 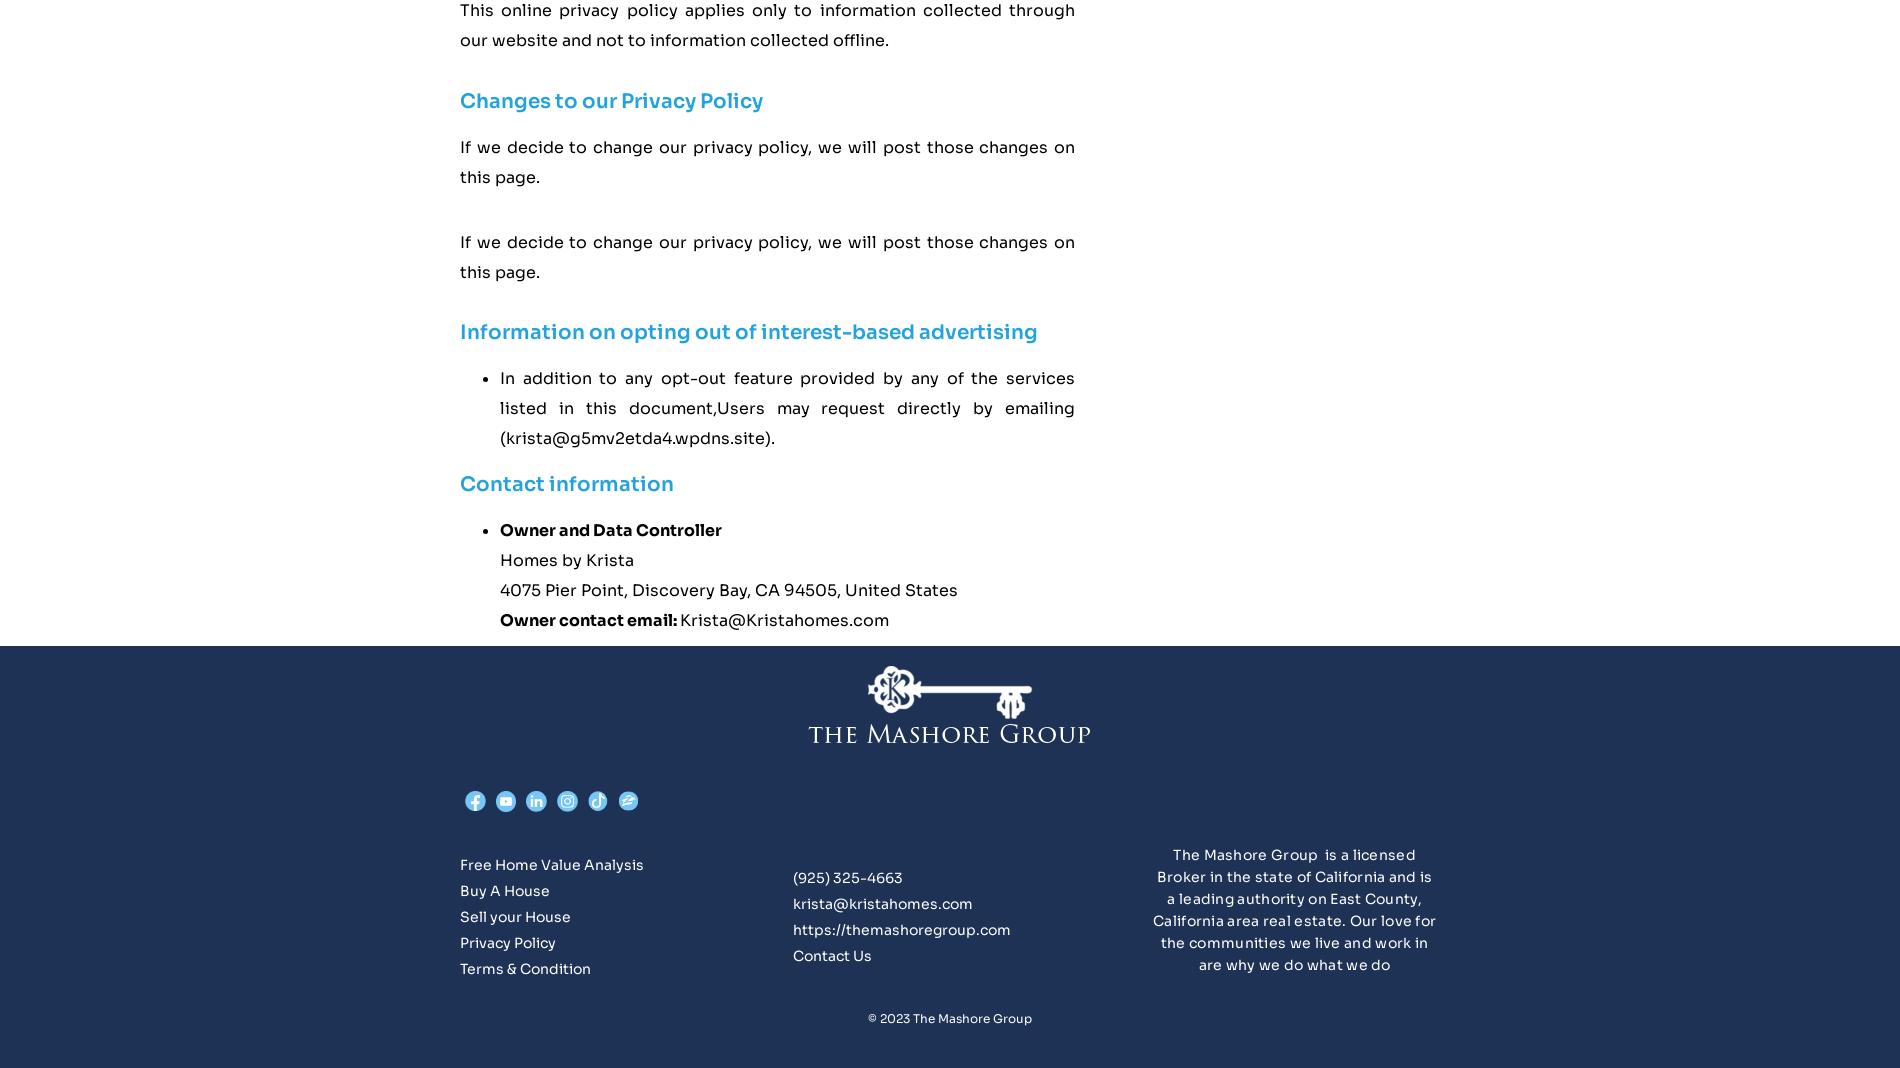 I want to click on 'Free Home Value Analysis', so click(x=551, y=863).